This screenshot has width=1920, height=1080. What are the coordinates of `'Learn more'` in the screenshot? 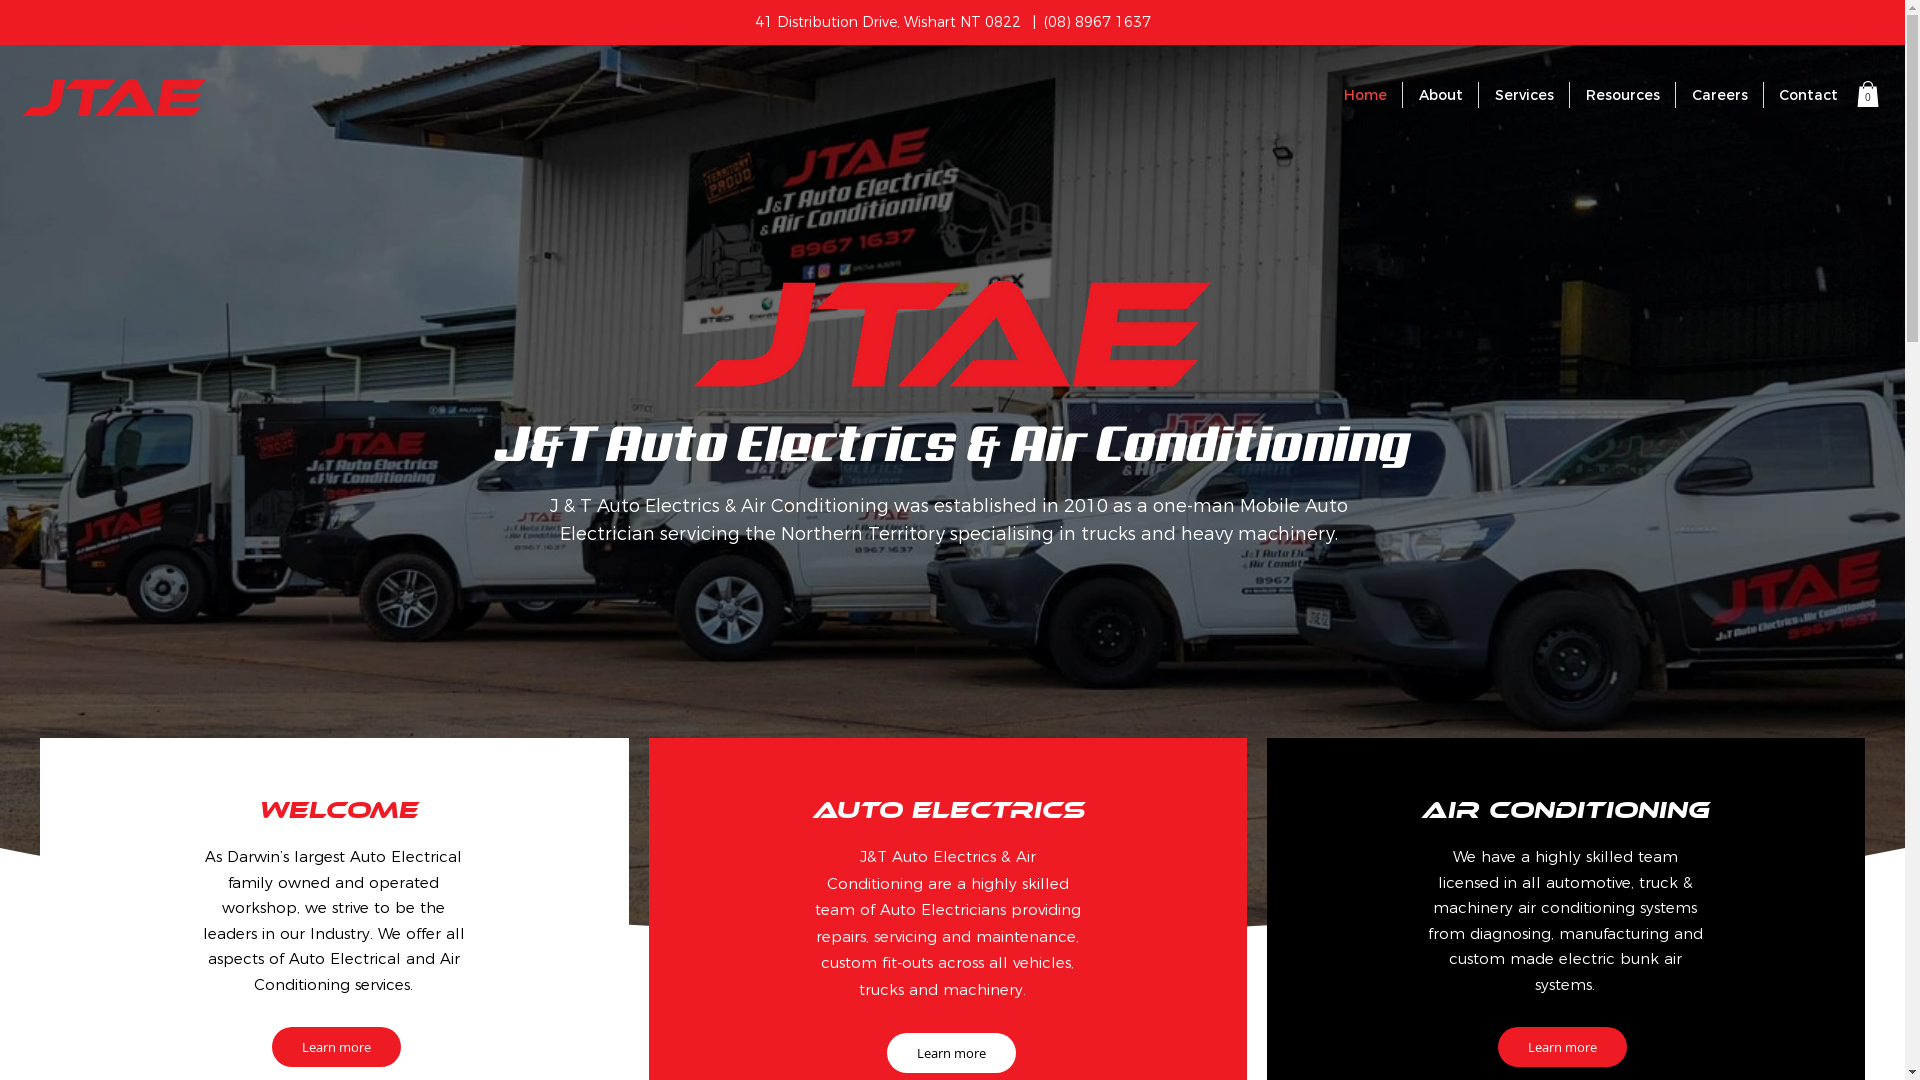 It's located at (1561, 1045).